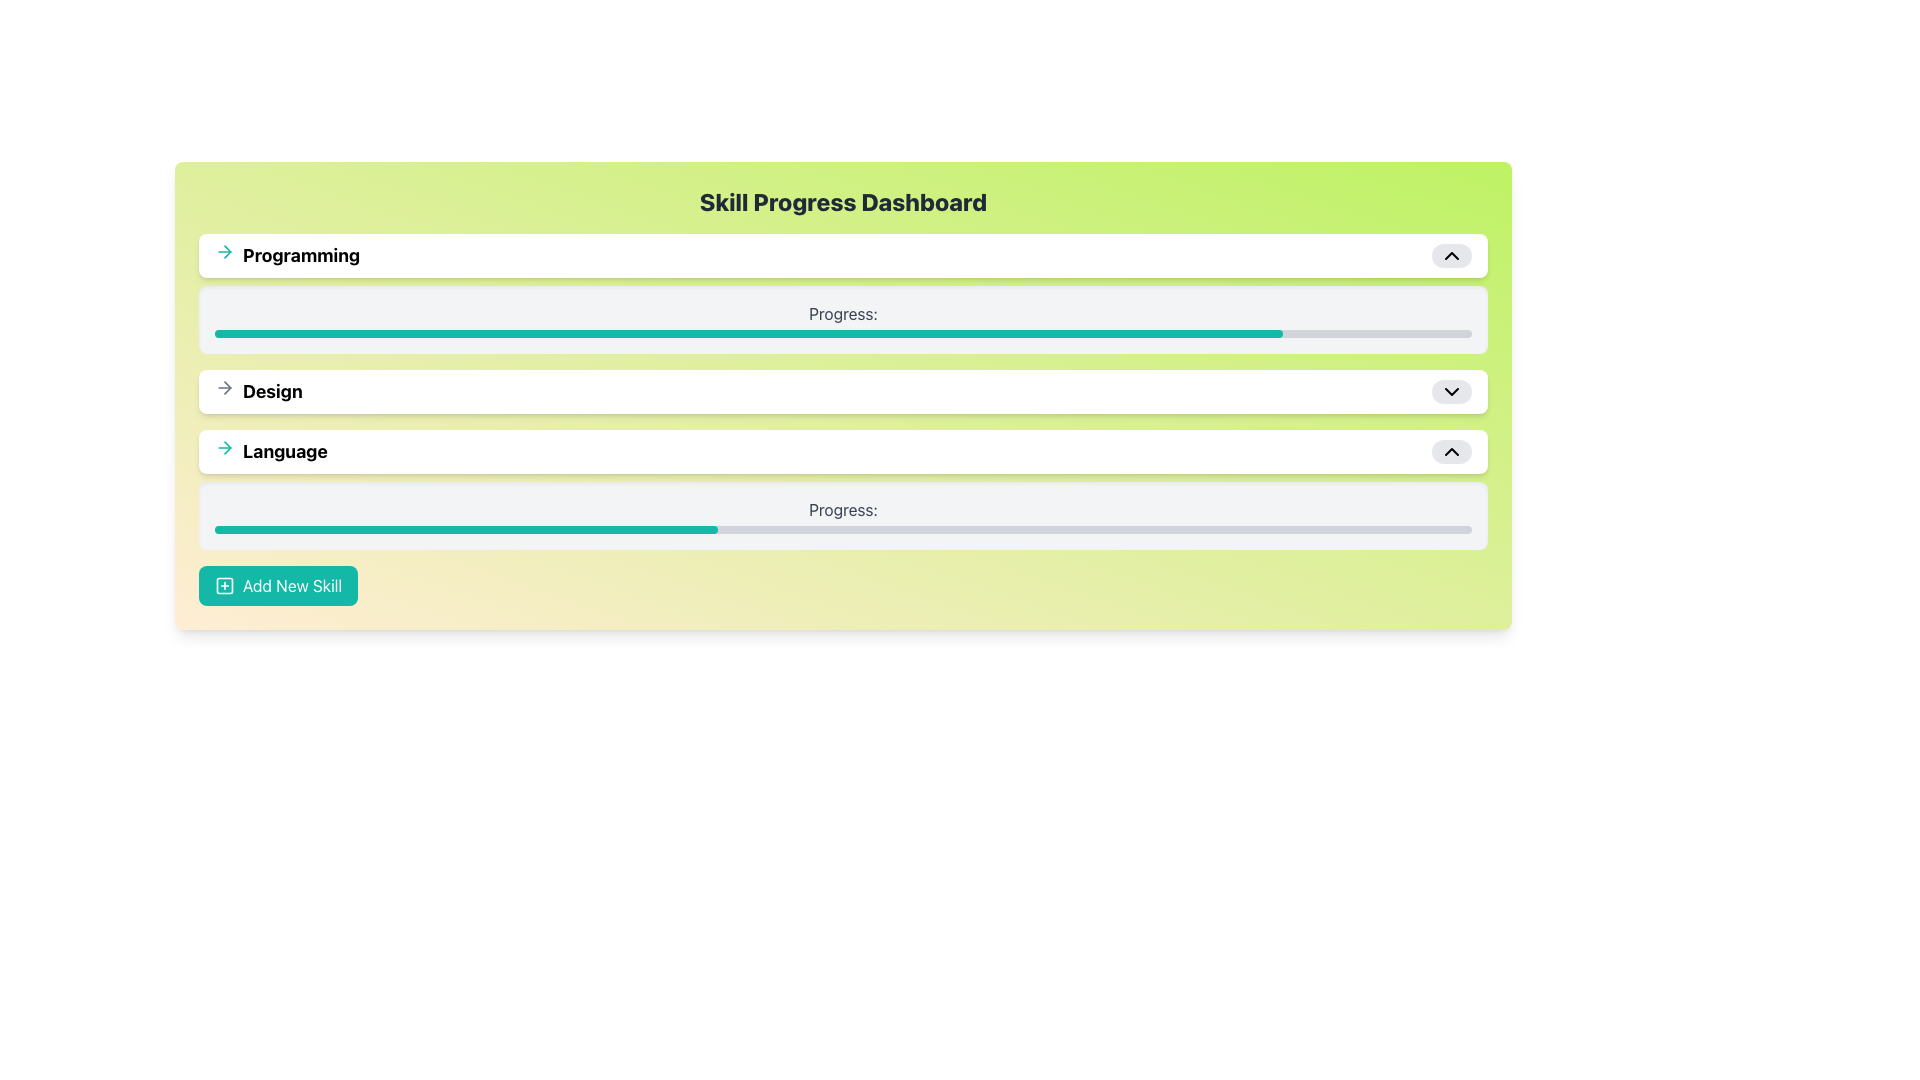  Describe the element at coordinates (843, 515) in the screenshot. I see `the Progress Indicator element that displays the progress status for the 'Language' skill, located as the third entry in the dashboard's vertically stacked sections` at that location.